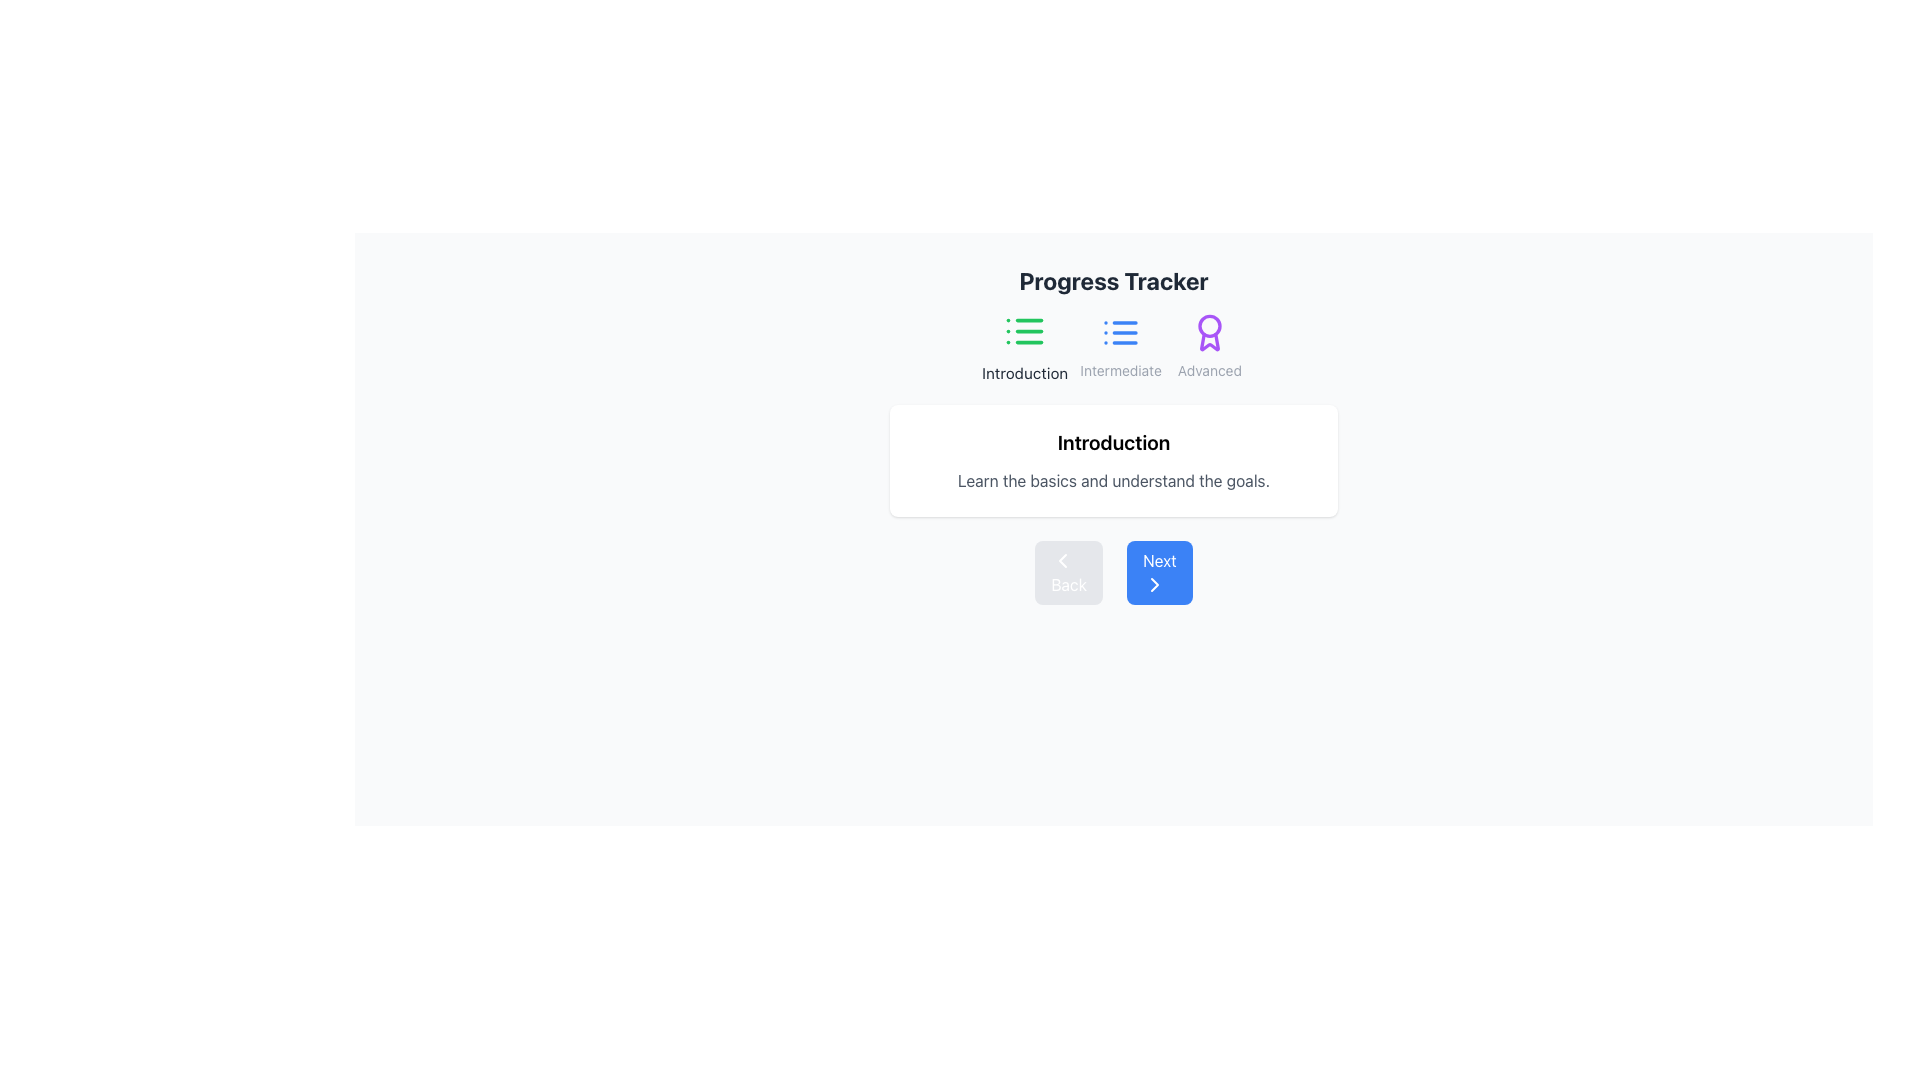  What do you see at coordinates (1112, 481) in the screenshot?
I see `the instructional text located in the center of the white card component below the heading 'Introduction'` at bounding box center [1112, 481].